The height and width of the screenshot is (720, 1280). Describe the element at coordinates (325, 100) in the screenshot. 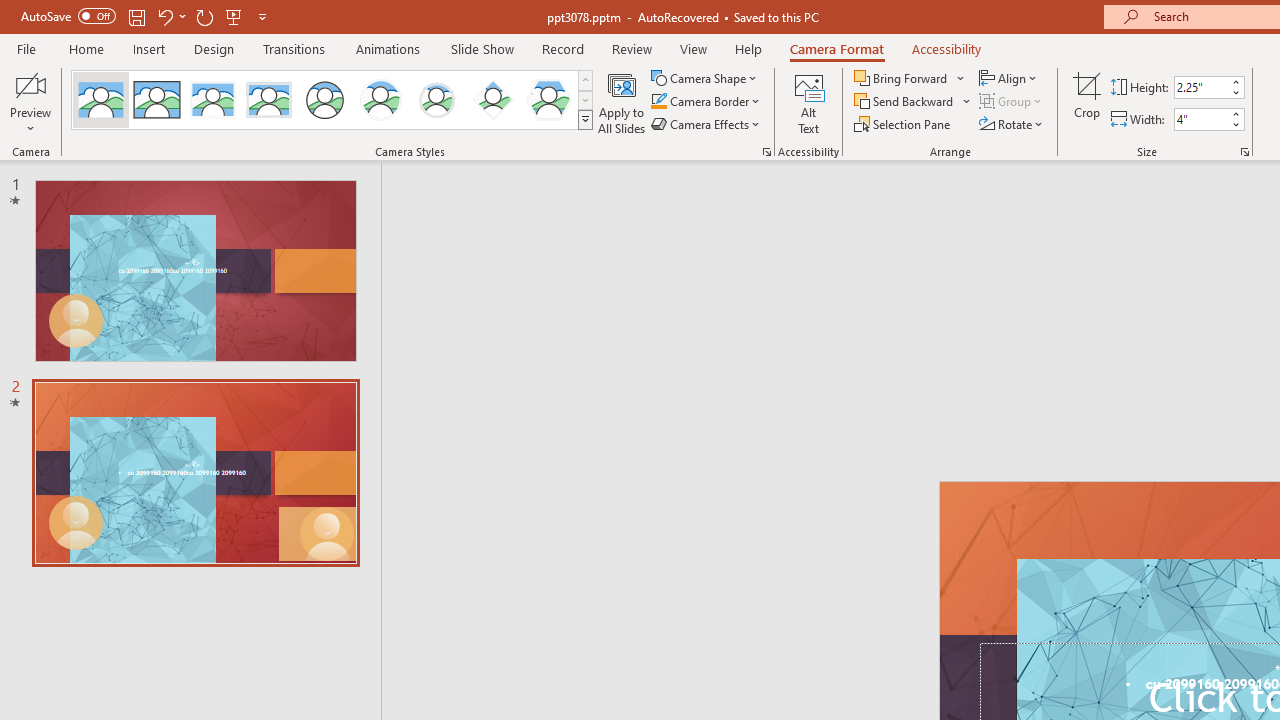

I see `'Simple Frame Circle'` at that location.